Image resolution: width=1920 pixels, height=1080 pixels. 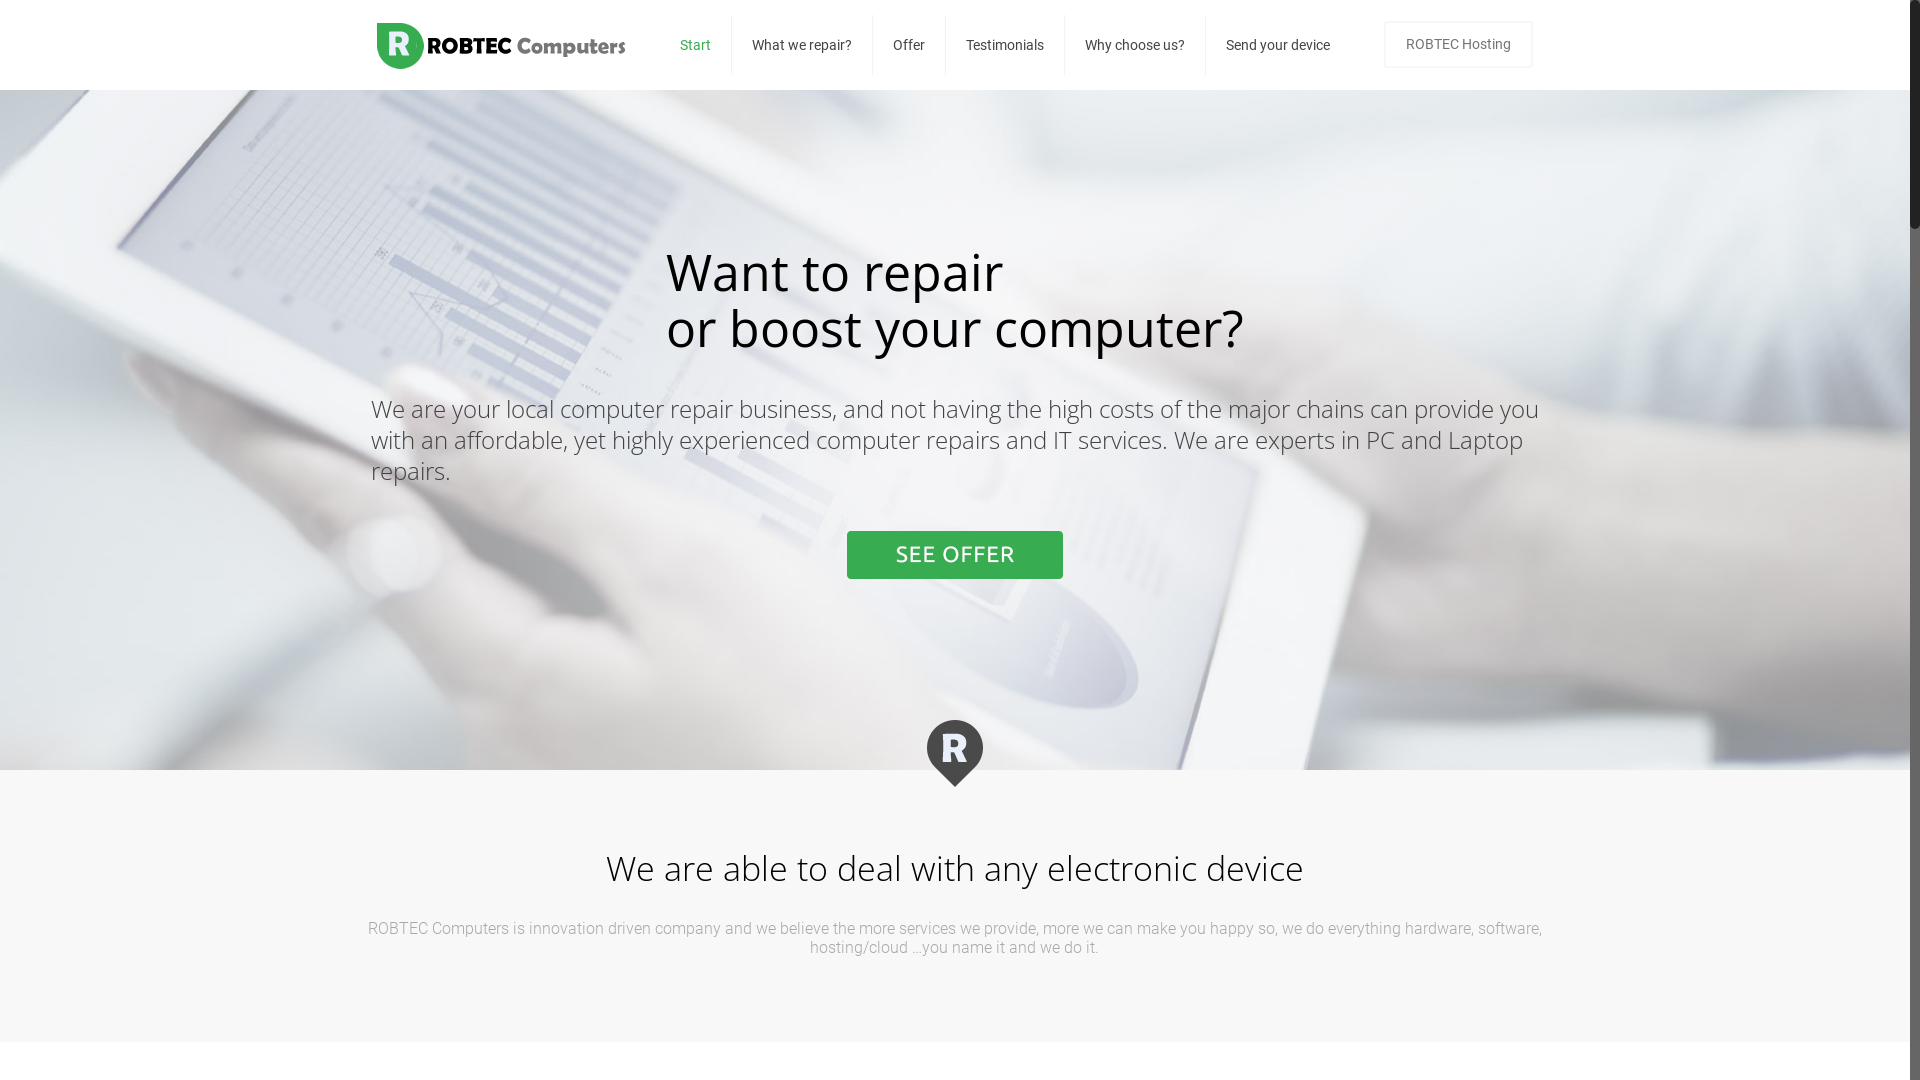 I want to click on 'Why choose us?', so click(x=1135, y=45).